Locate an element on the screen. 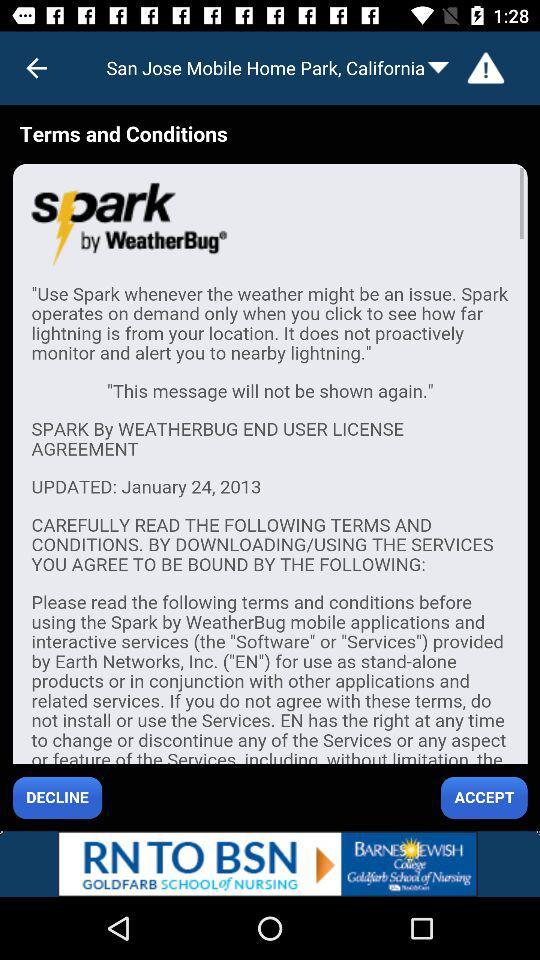 This screenshot has height=960, width=540. lower advertisement bar is located at coordinates (270, 863).